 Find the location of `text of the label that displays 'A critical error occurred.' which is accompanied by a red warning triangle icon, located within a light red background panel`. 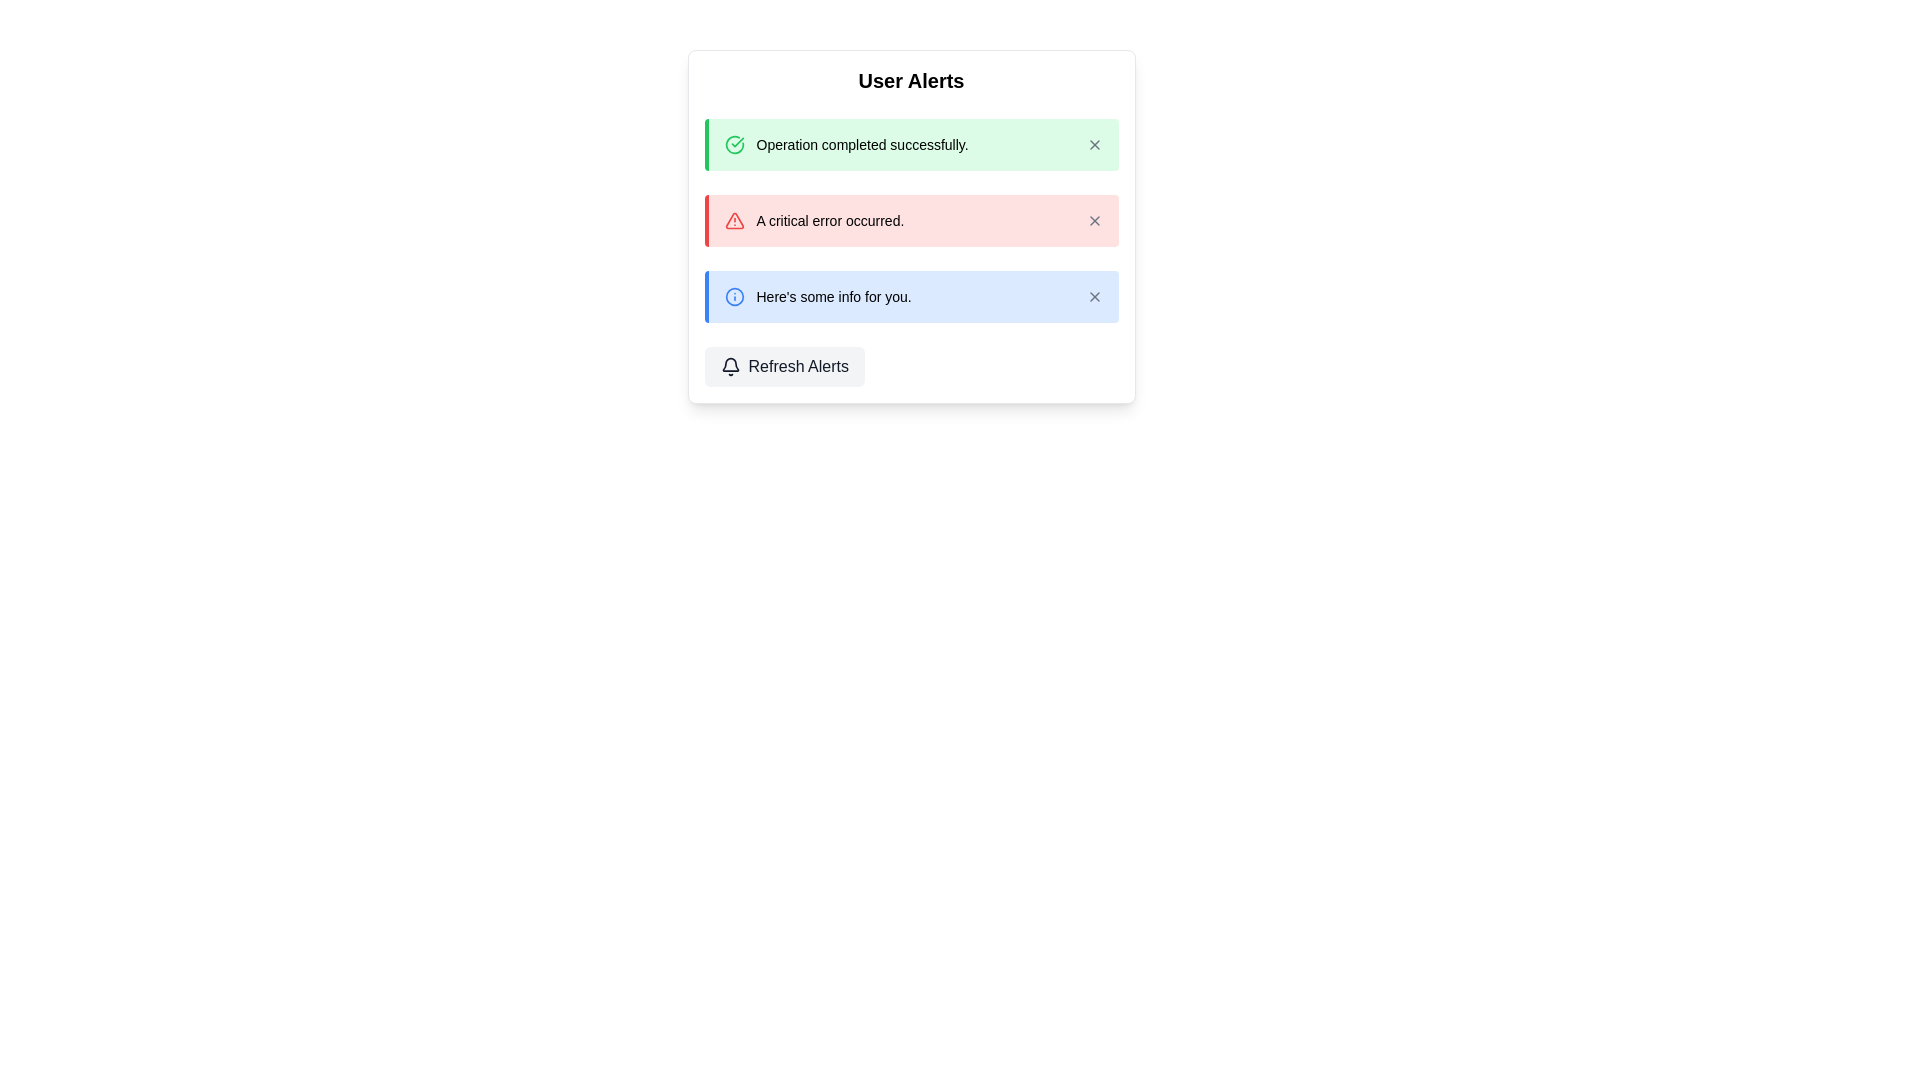

text of the label that displays 'A critical error occurred.' which is accompanied by a red warning triangle icon, located within a light red background panel is located at coordinates (814, 220).